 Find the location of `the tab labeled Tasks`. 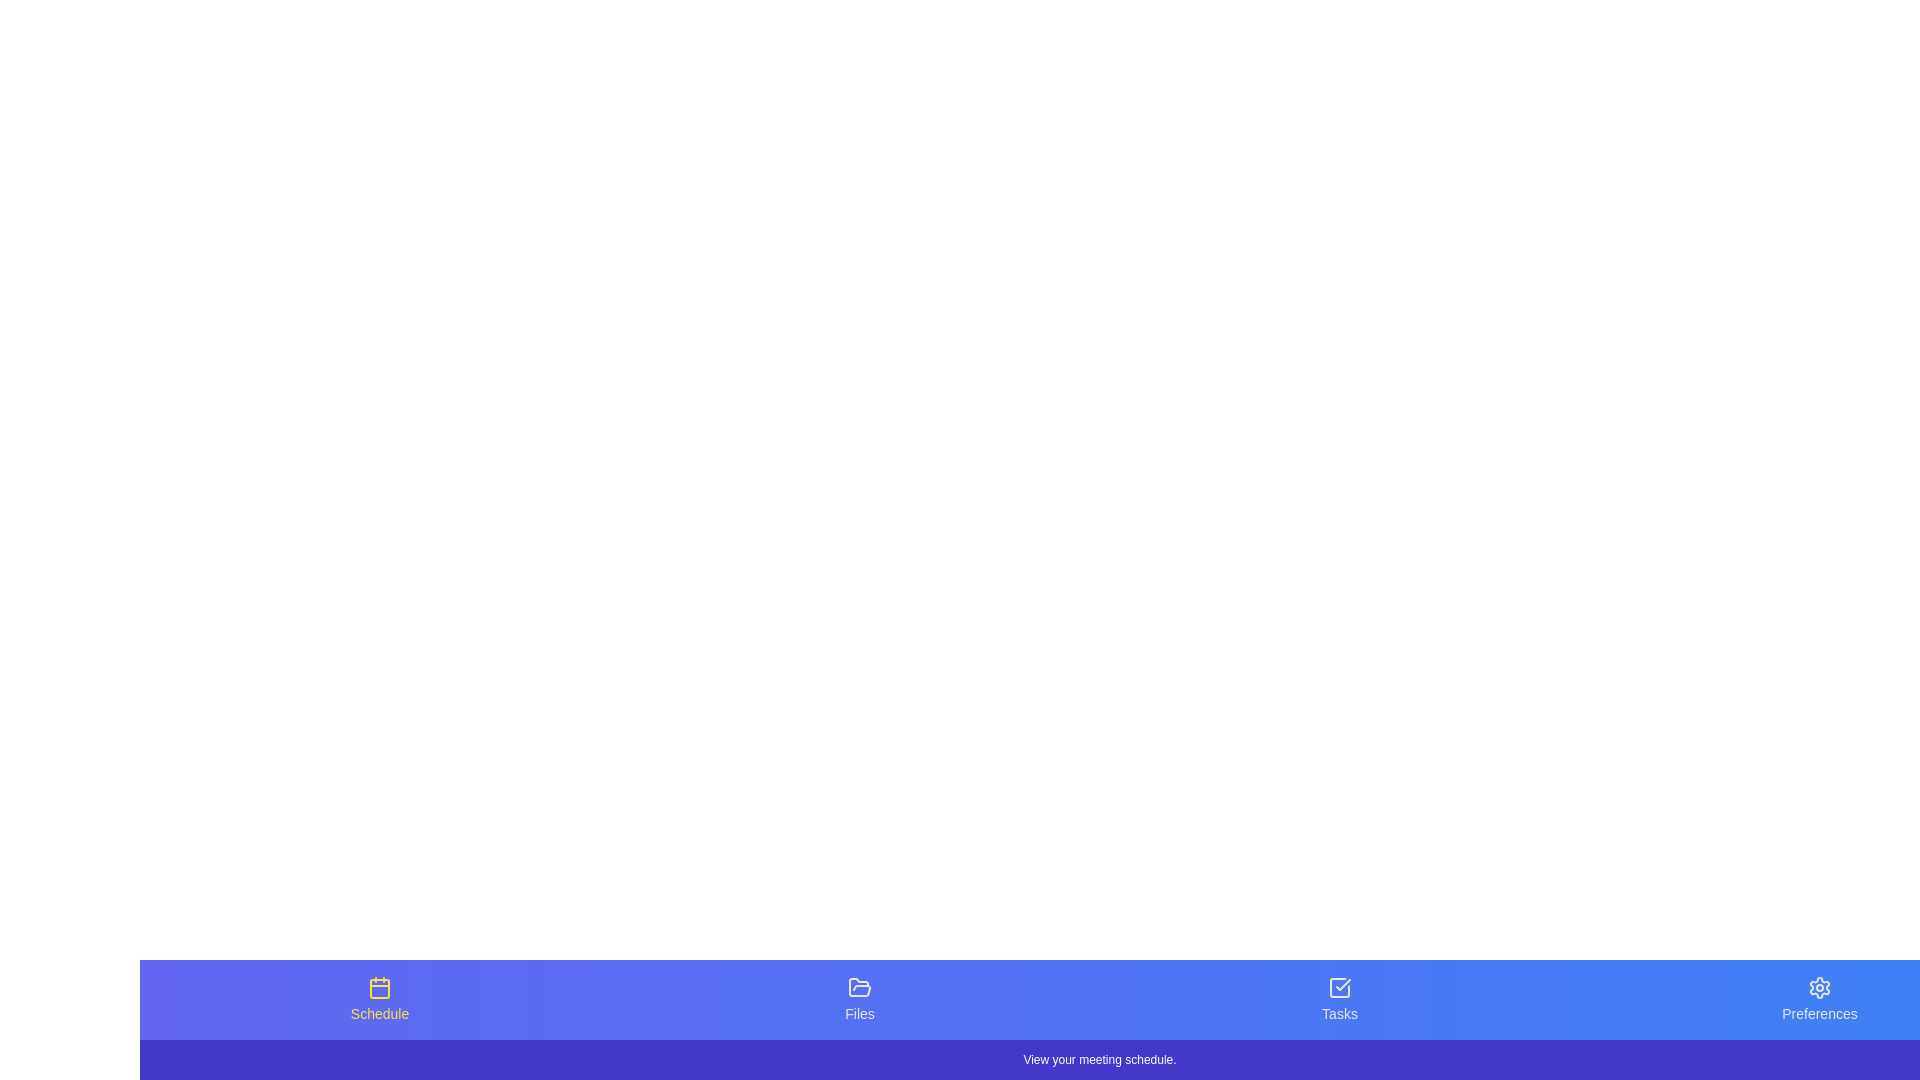

the tab labeled Tasks is located at coordinates (1339, 999).